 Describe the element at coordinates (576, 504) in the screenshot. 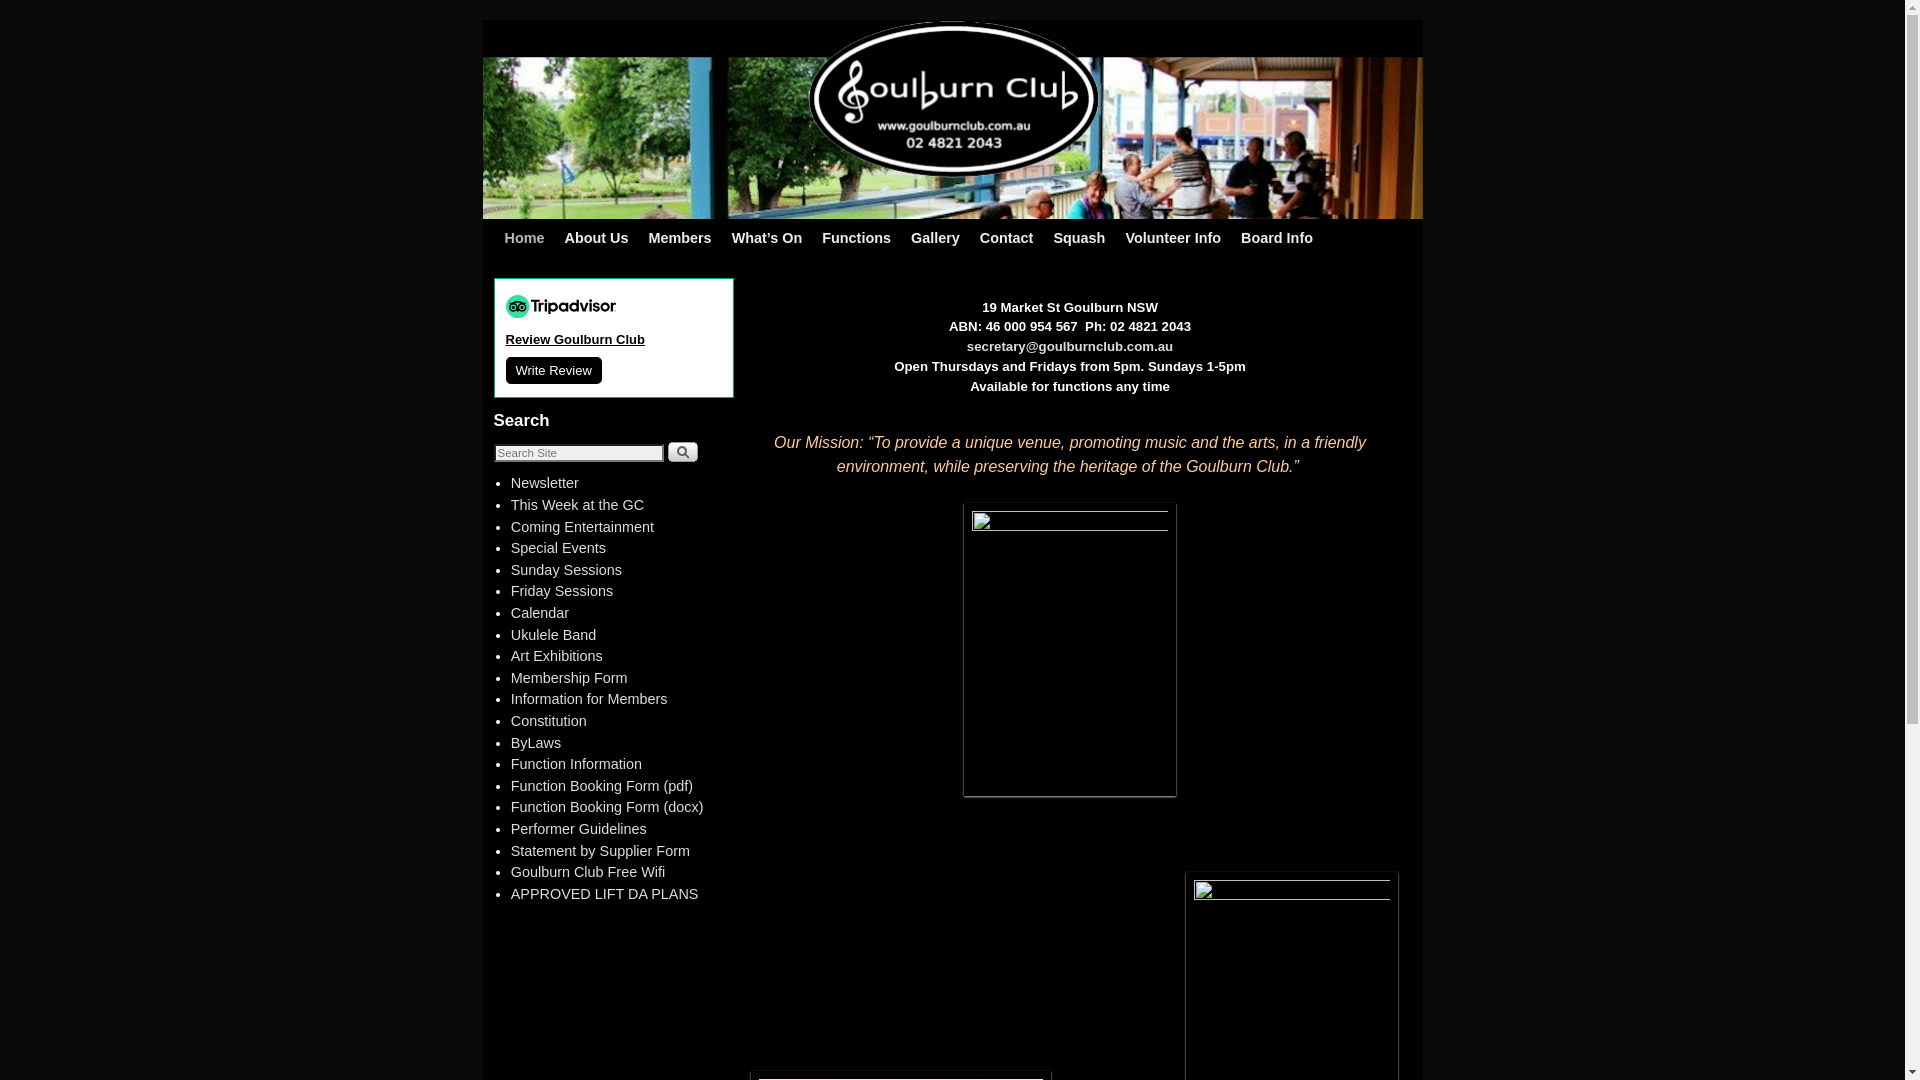

I see `'This Week at the GC'` at that location.